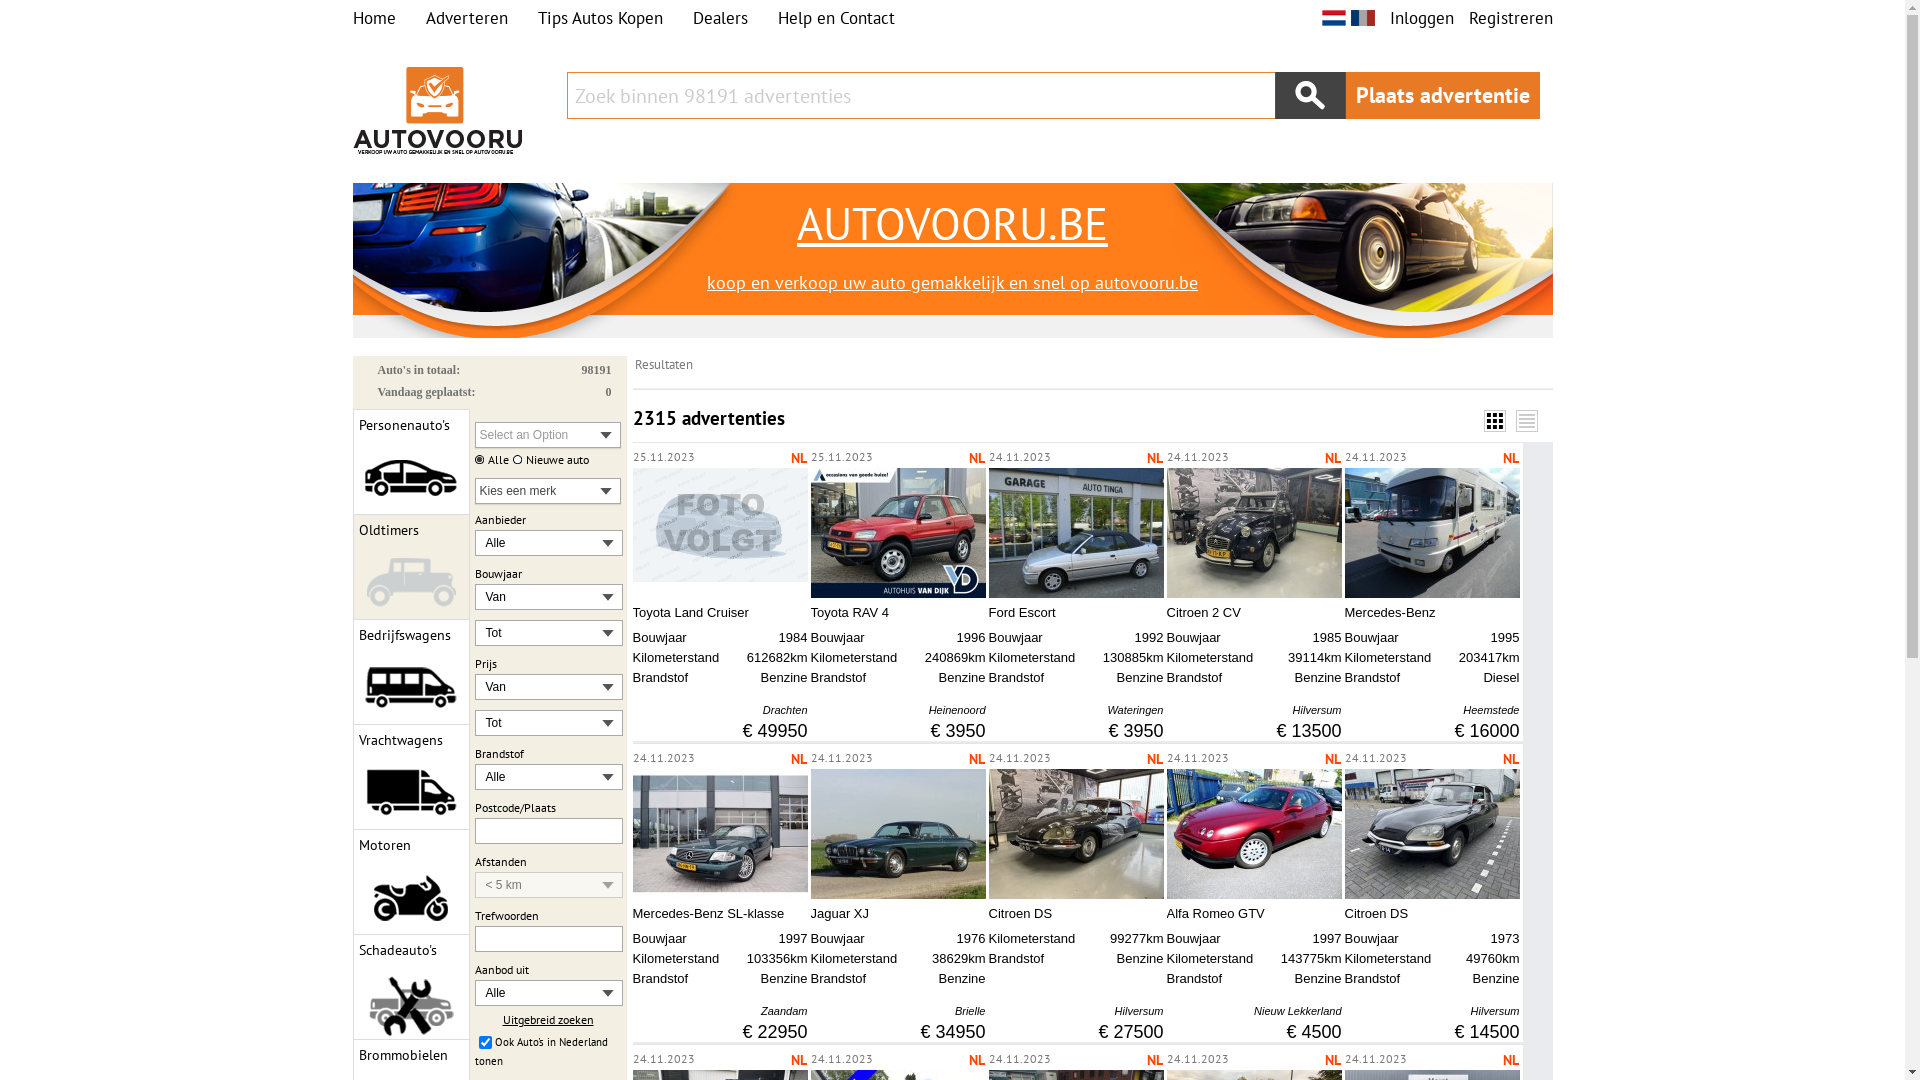 The width and height of the screenshot is (1920, 1080). What do you see at coordinates (534, 883) in the screenshot?
I see `'< 5 km'` at bounding box center [534, 883].